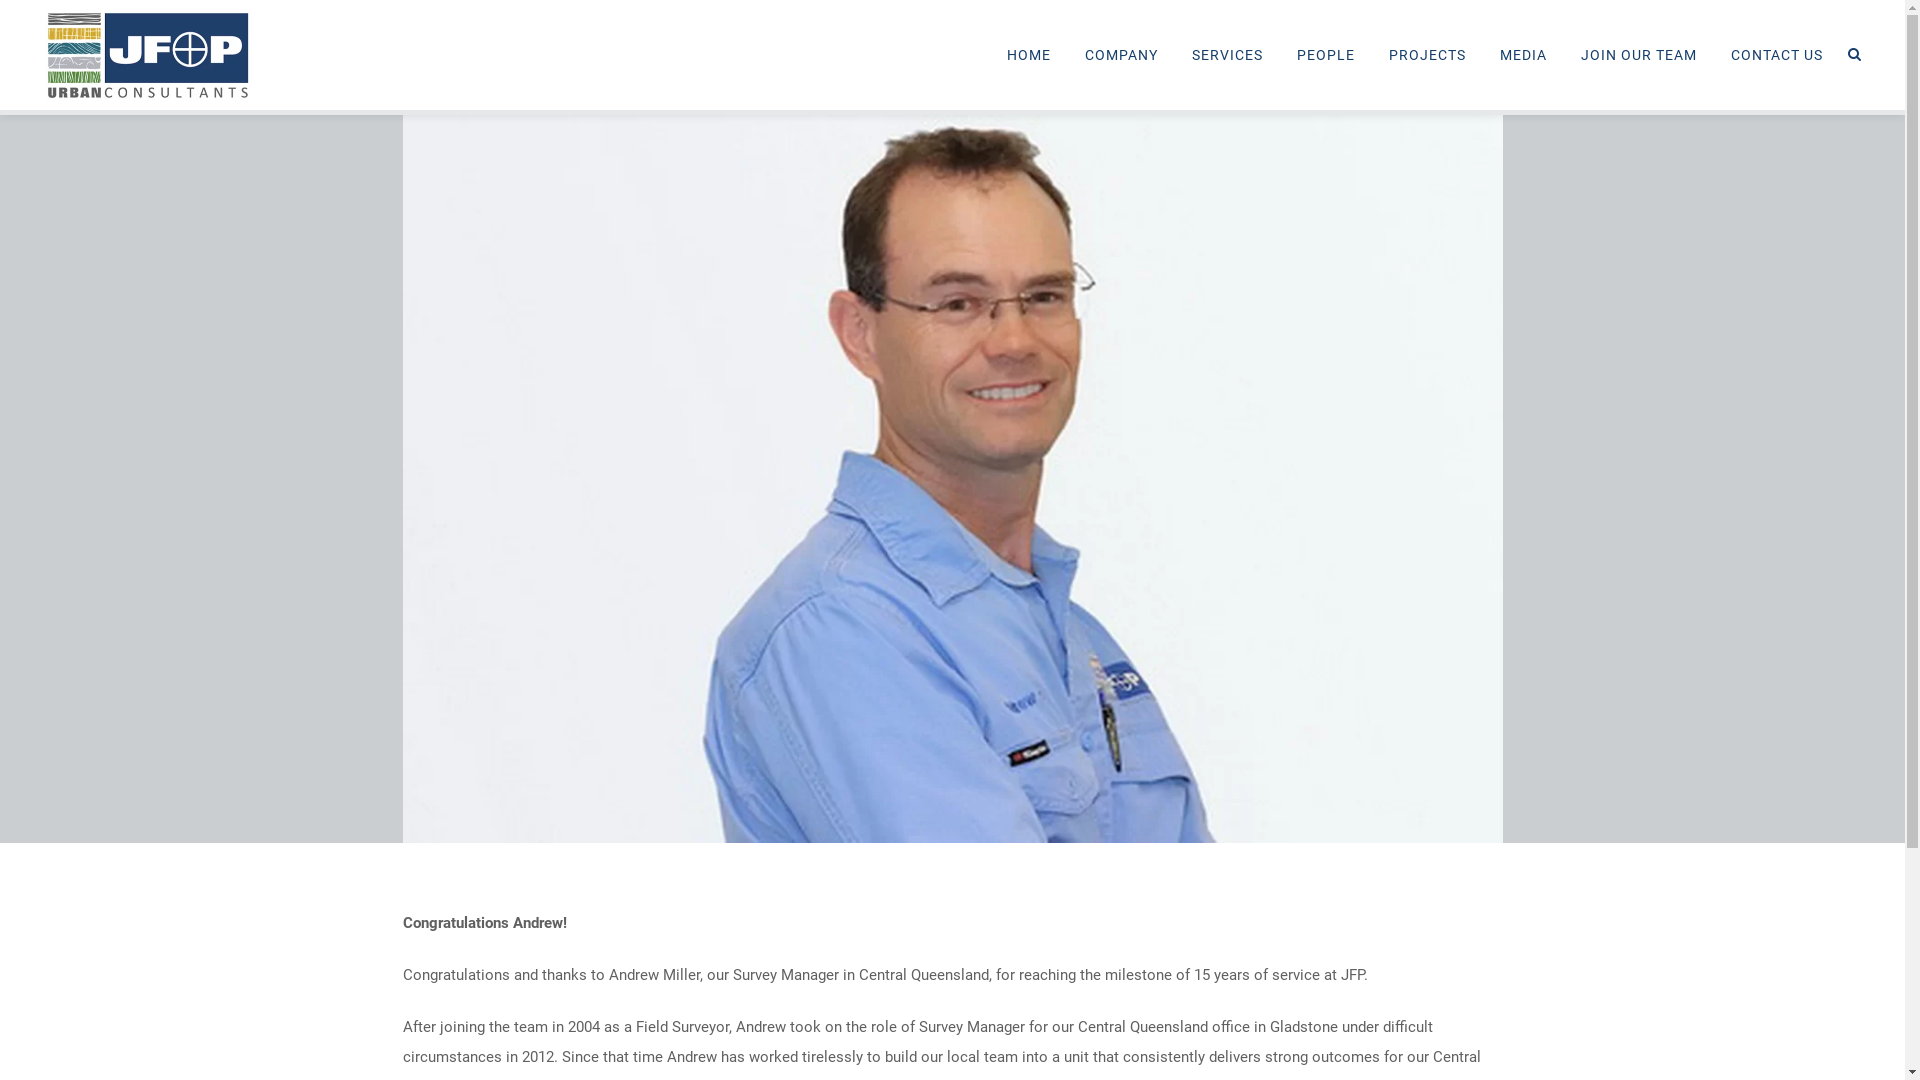 The image size is (1920, 1080). What do you see at coordinates (1426, 53) in the screenshot?
I see `'PROJECTS'` at bounding box center [1426, 53].